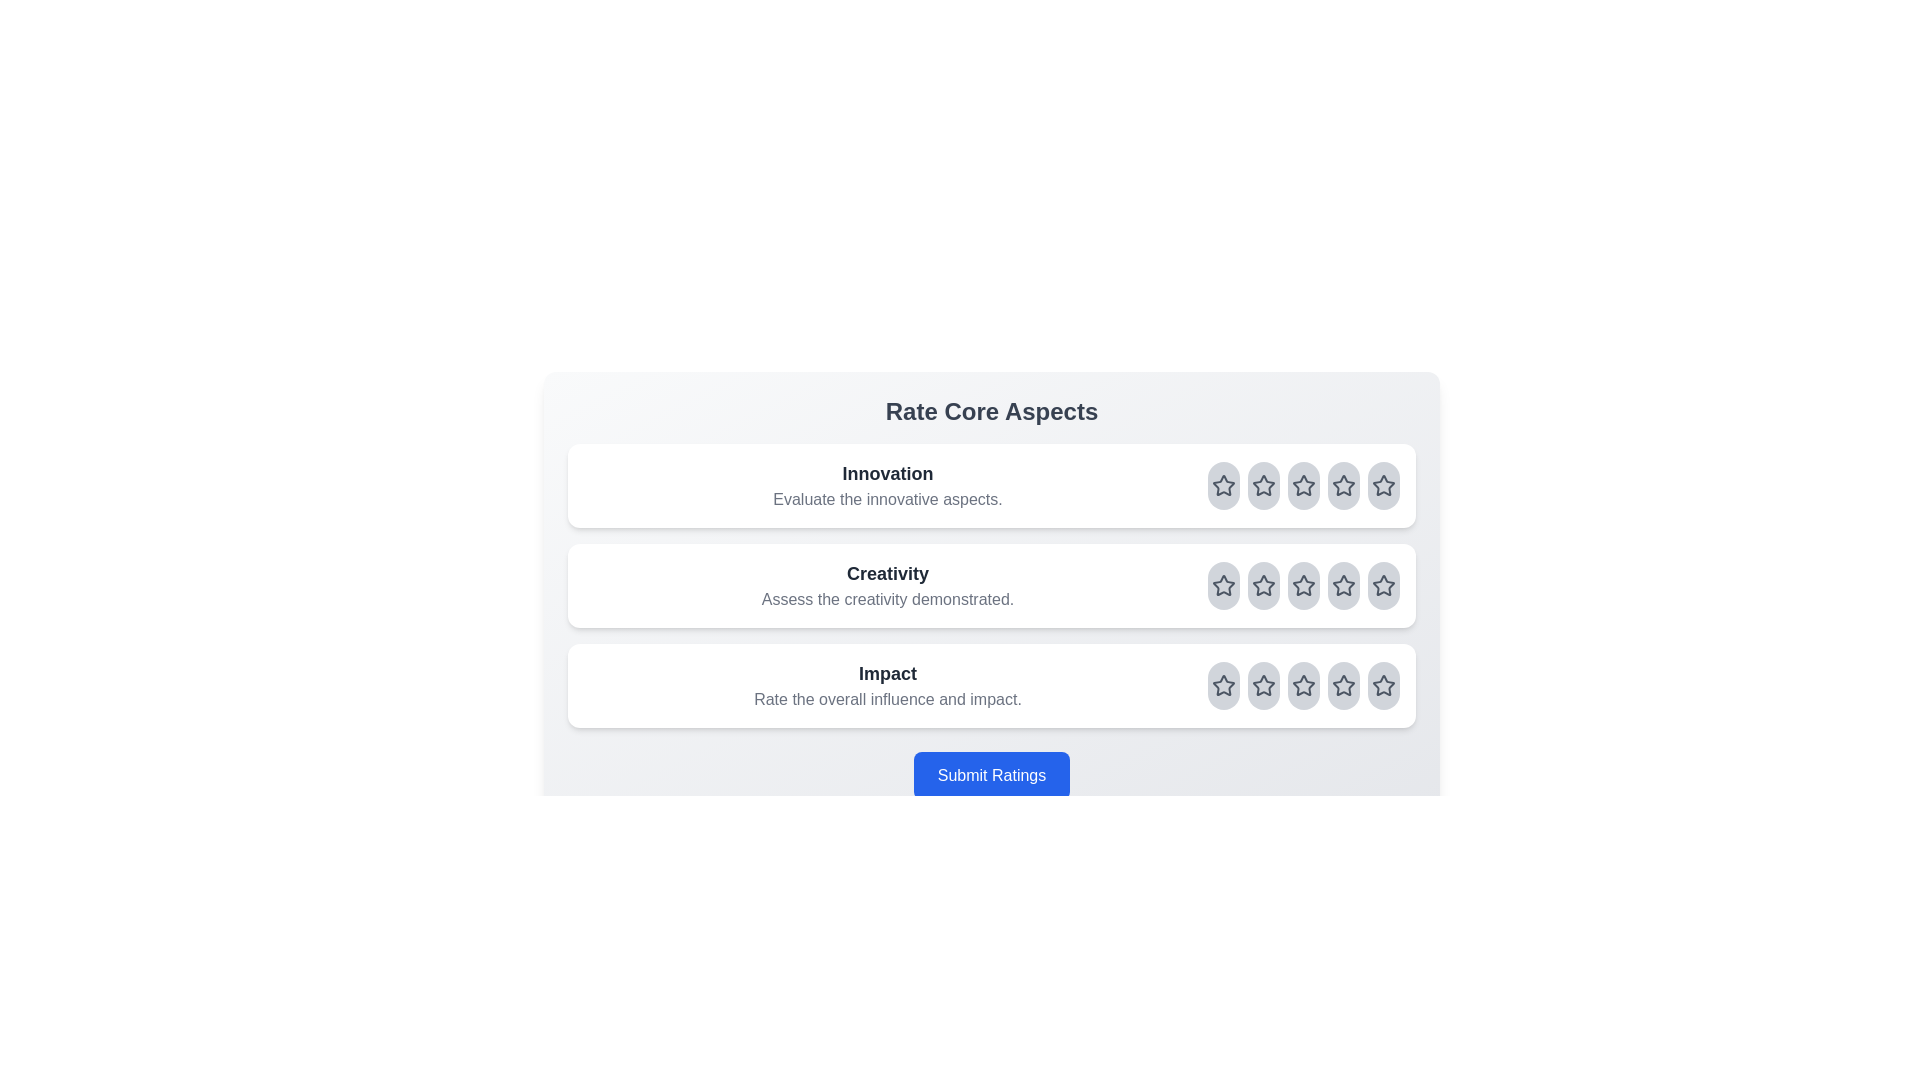  Describe the element at coordinates (1262, 486) in the screenshot. I see `the rating for the aspect Innovation to 2 stars by clicking on the corresponding star` at that location.